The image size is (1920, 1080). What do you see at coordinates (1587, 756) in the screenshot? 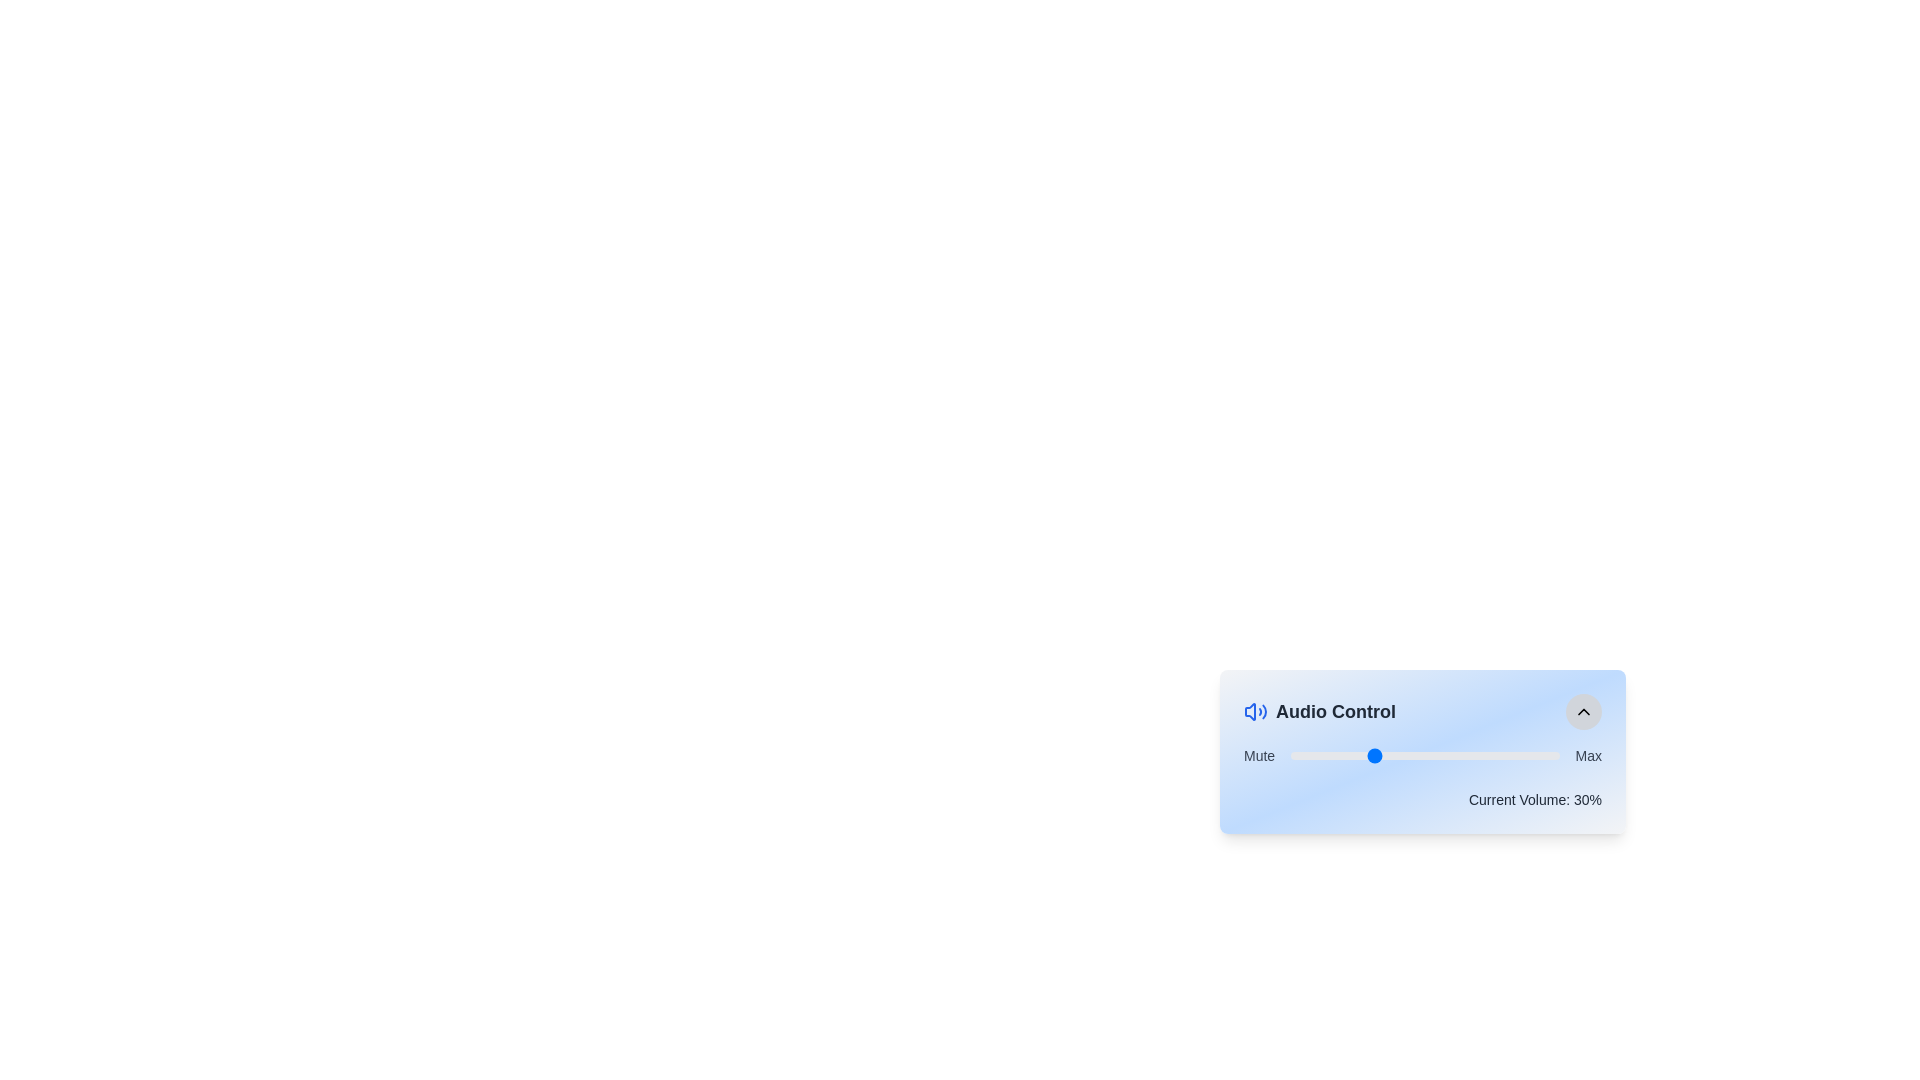
I see `text content of the label displaying 'Max', which is located at the rightmost end of the audio controls interface` at bounding box center [1587, 756].